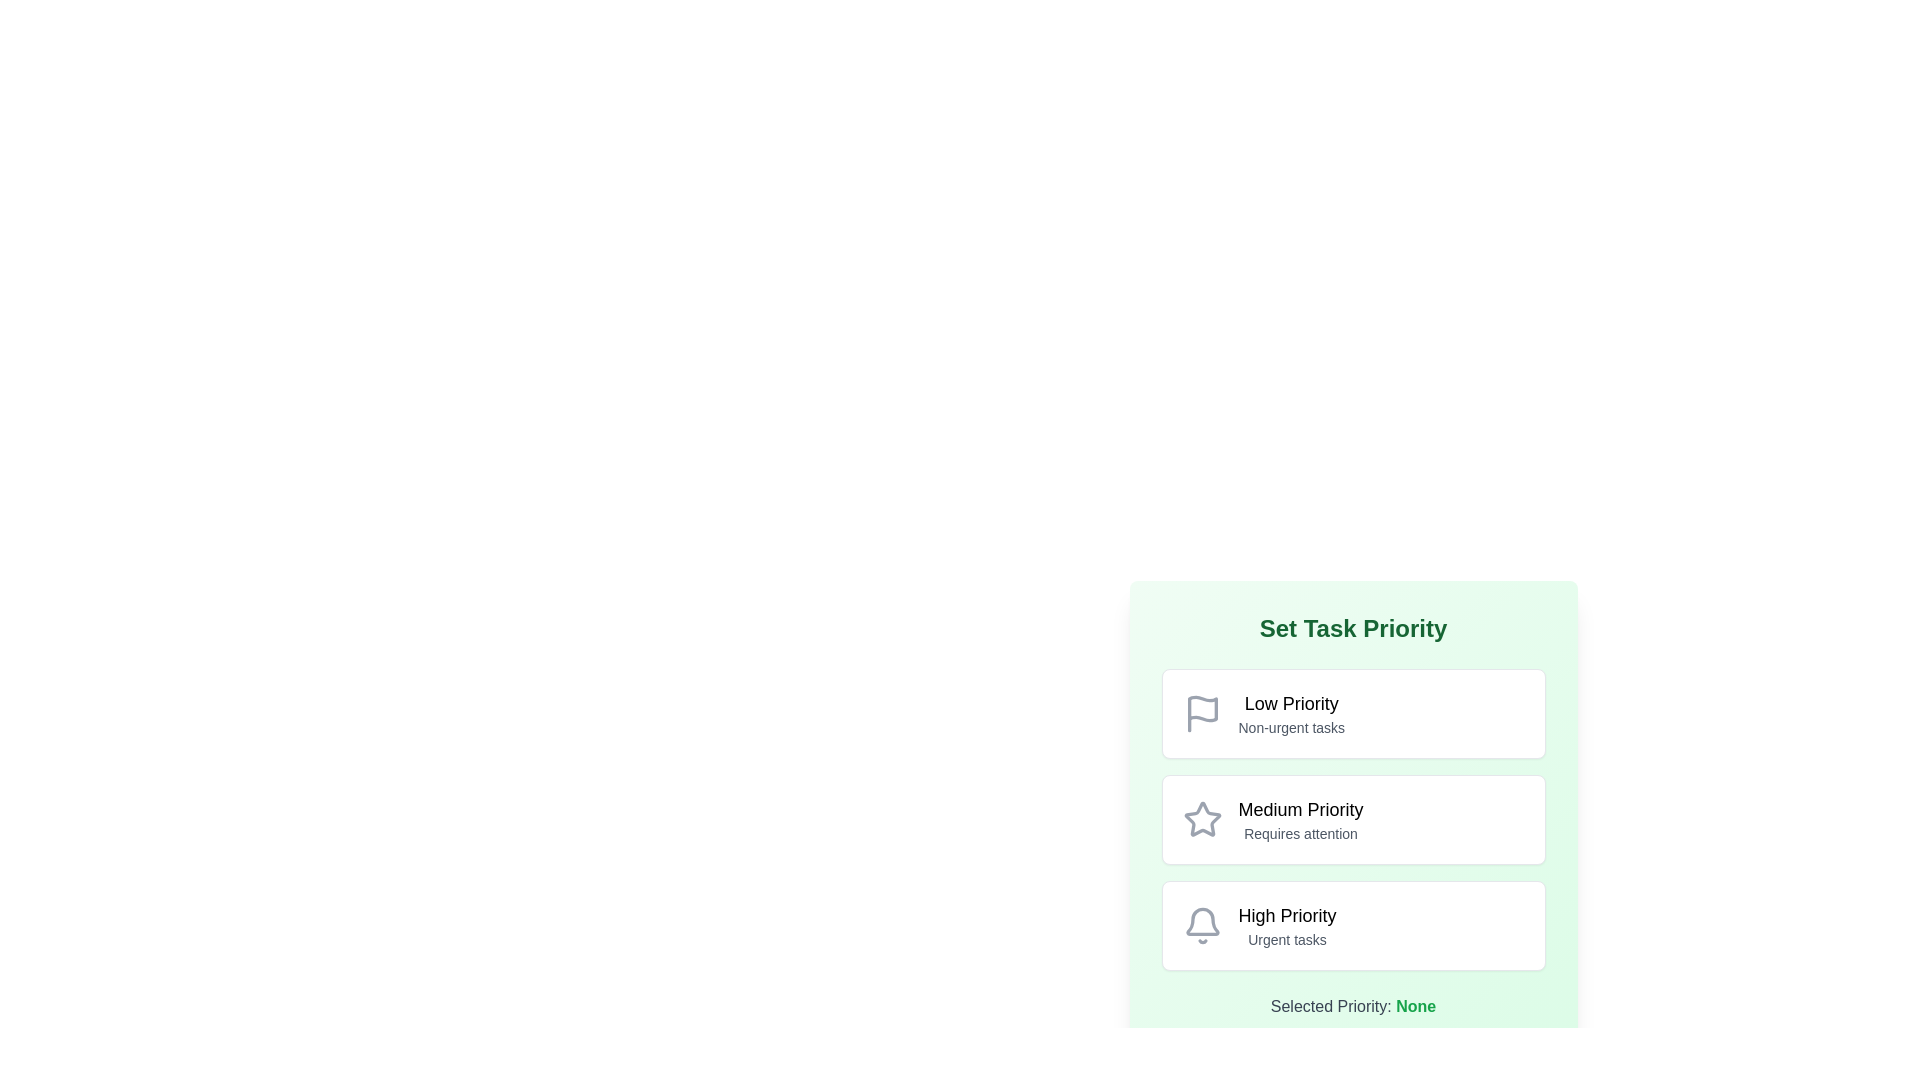 The width and height of the screenshot is (1920, 1080). What do you see at coordinates (1291, 703) in the screenshot?
I see `the 'Low Priority' text label located at the top of the 'Set Task Priority' list, which is within the first box of the list` at bounding box center [1291, 703].